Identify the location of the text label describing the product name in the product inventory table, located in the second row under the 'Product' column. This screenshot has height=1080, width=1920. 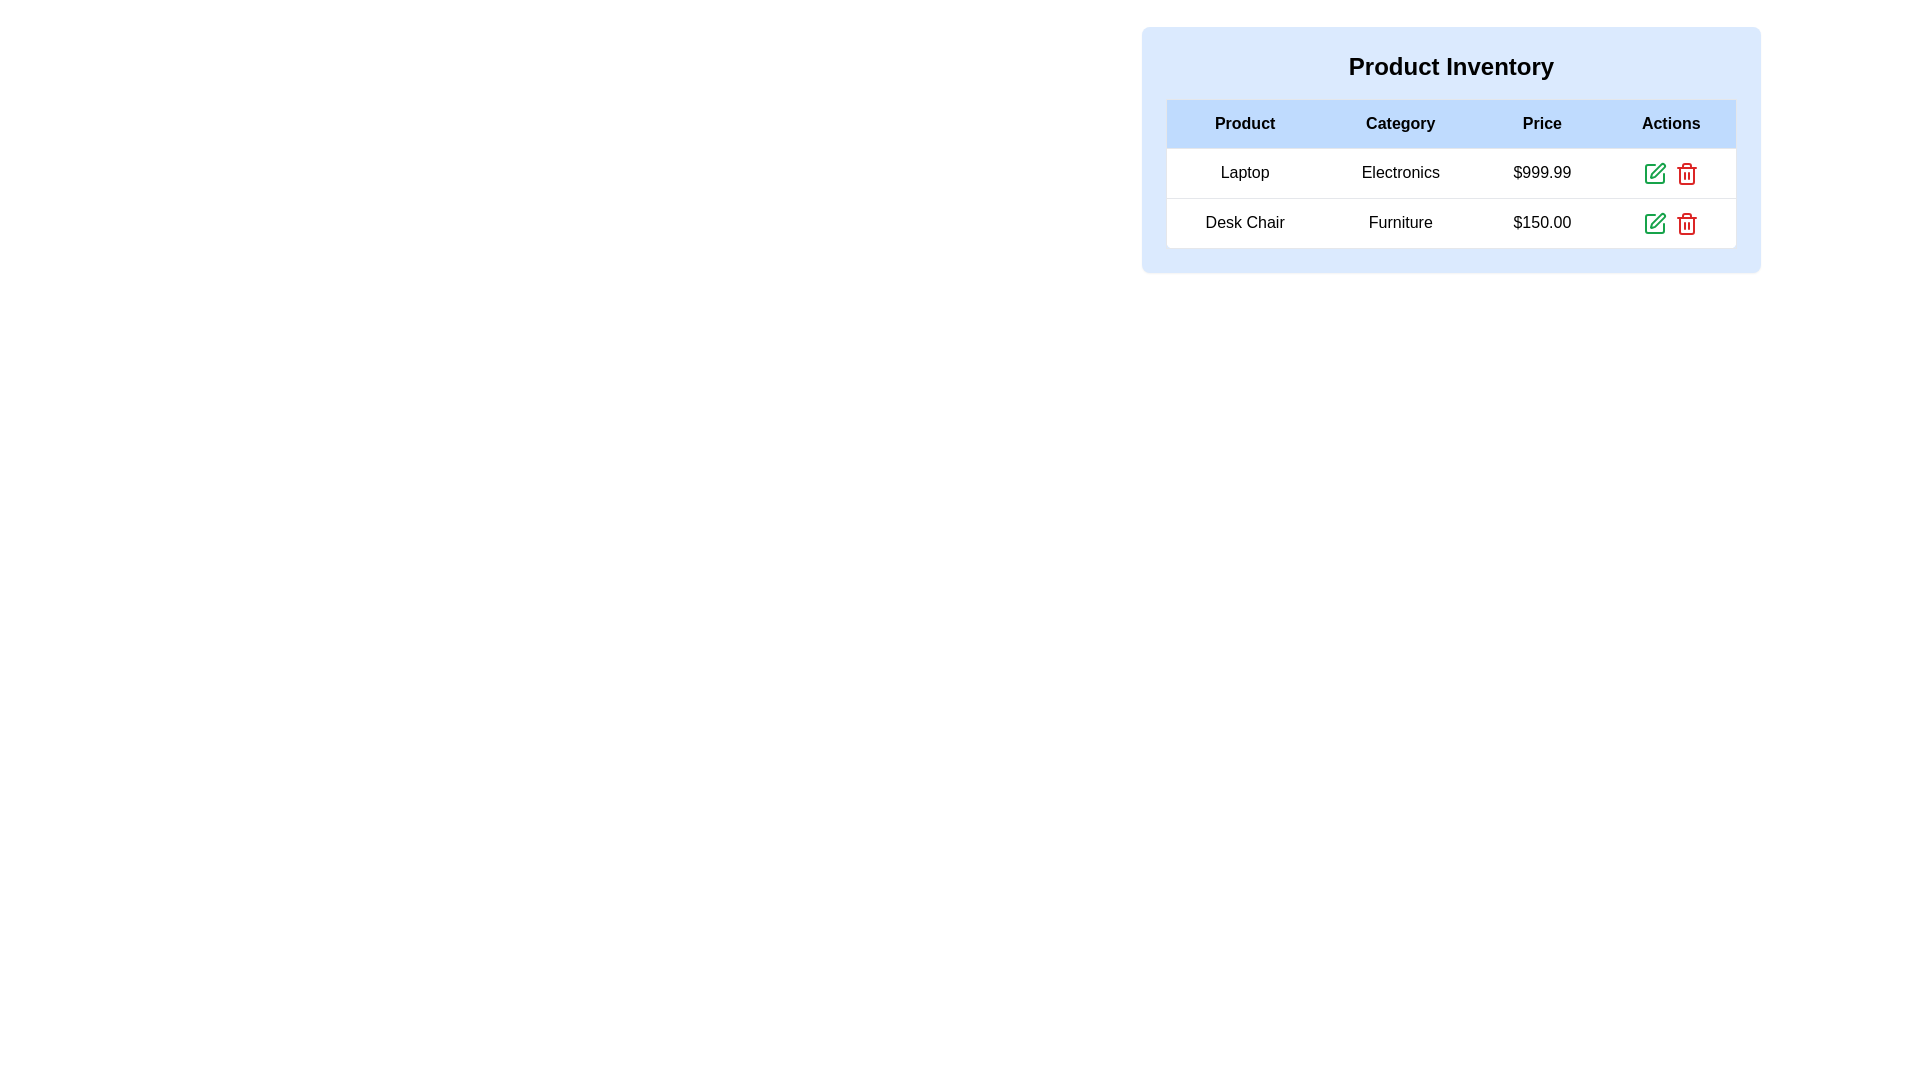
(1243, 223).